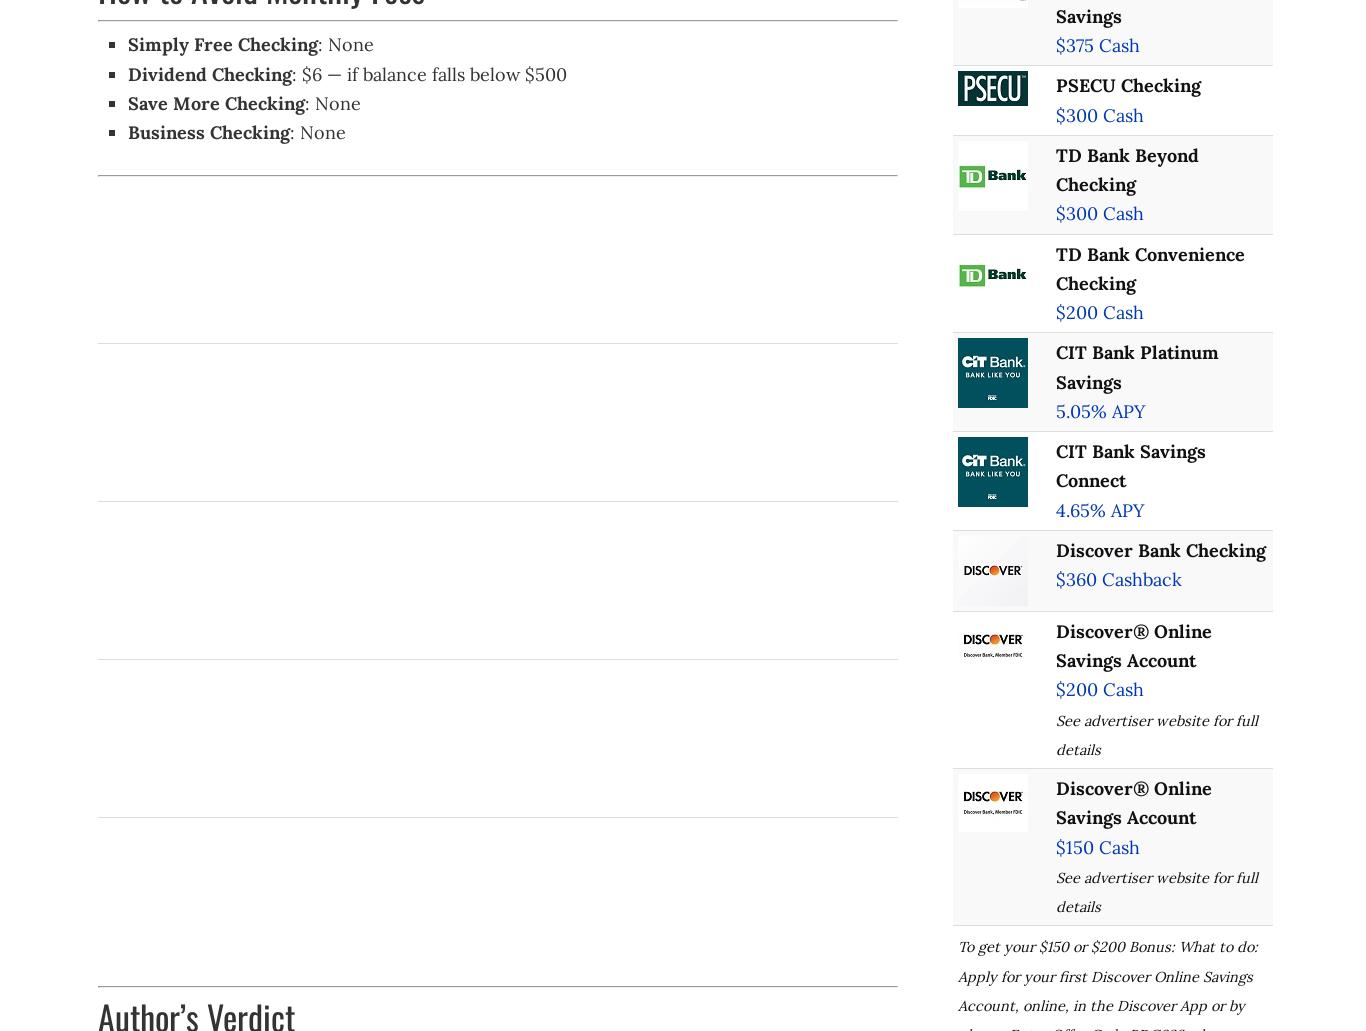 This screenshot has height=1031, width=1366. What do you see at coordinates (207, 131) in the screenshot?
I see `'Business Checking'` at bounding box center [207, 131].